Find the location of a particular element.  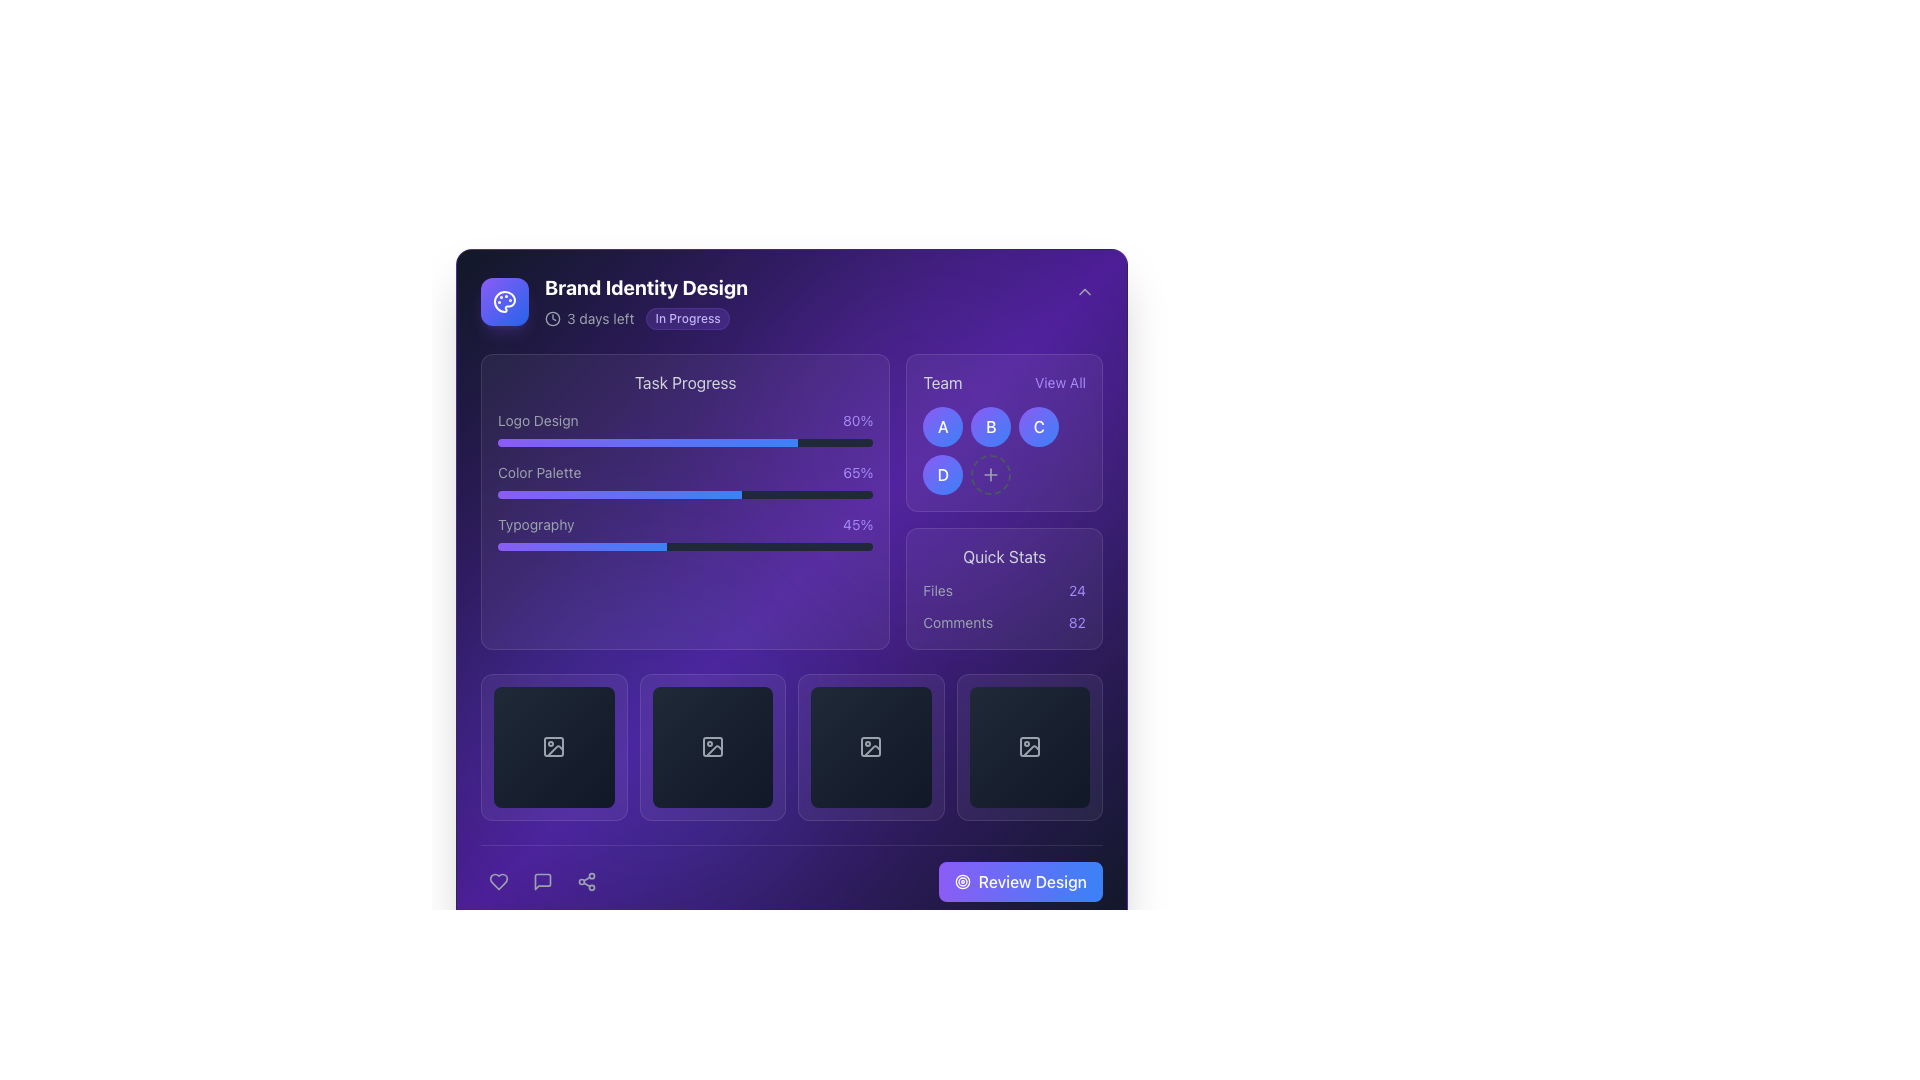

the Interactive image placeholder, which is the last item in a four-item grid with a dark background and an image icon at its center is located at coordinates (1029, 747).